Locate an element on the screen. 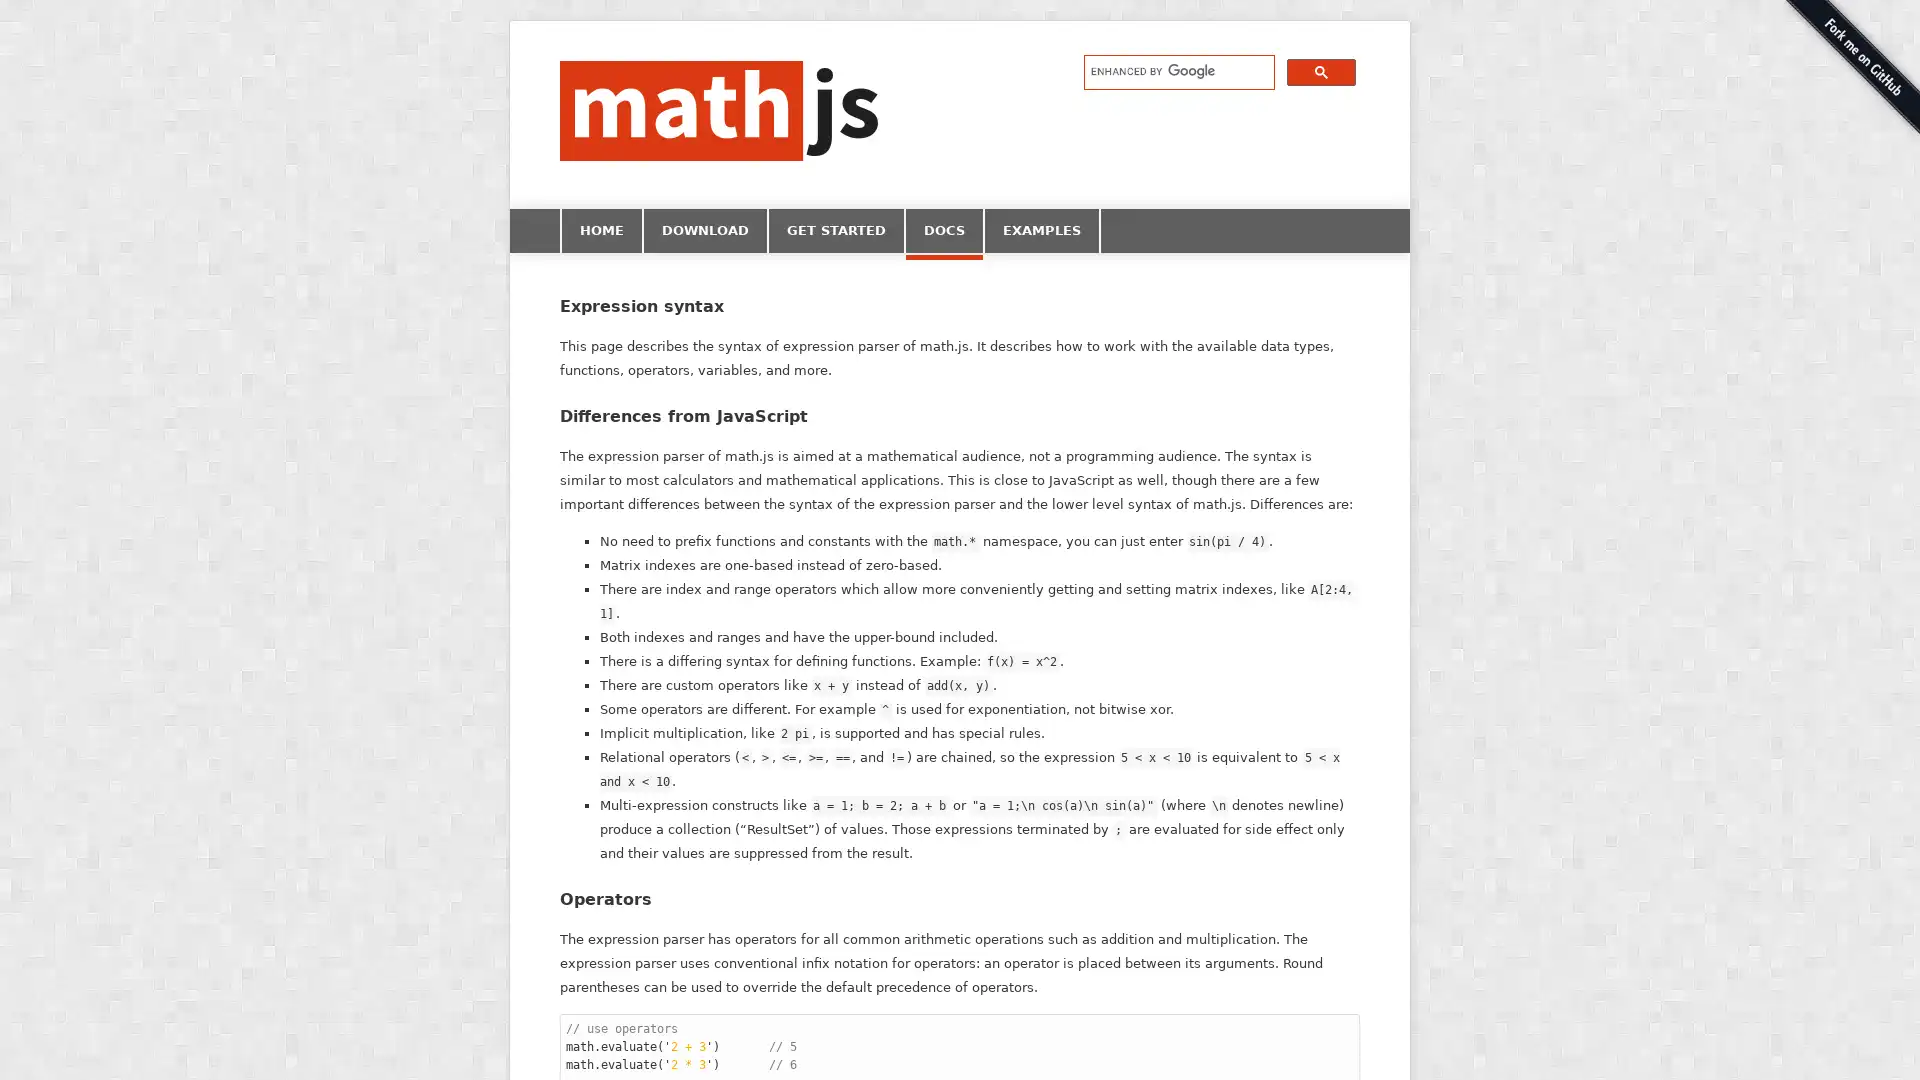 The width and height of the screenshot is (1920, 1080). search is located at coordinates (1321, 70).